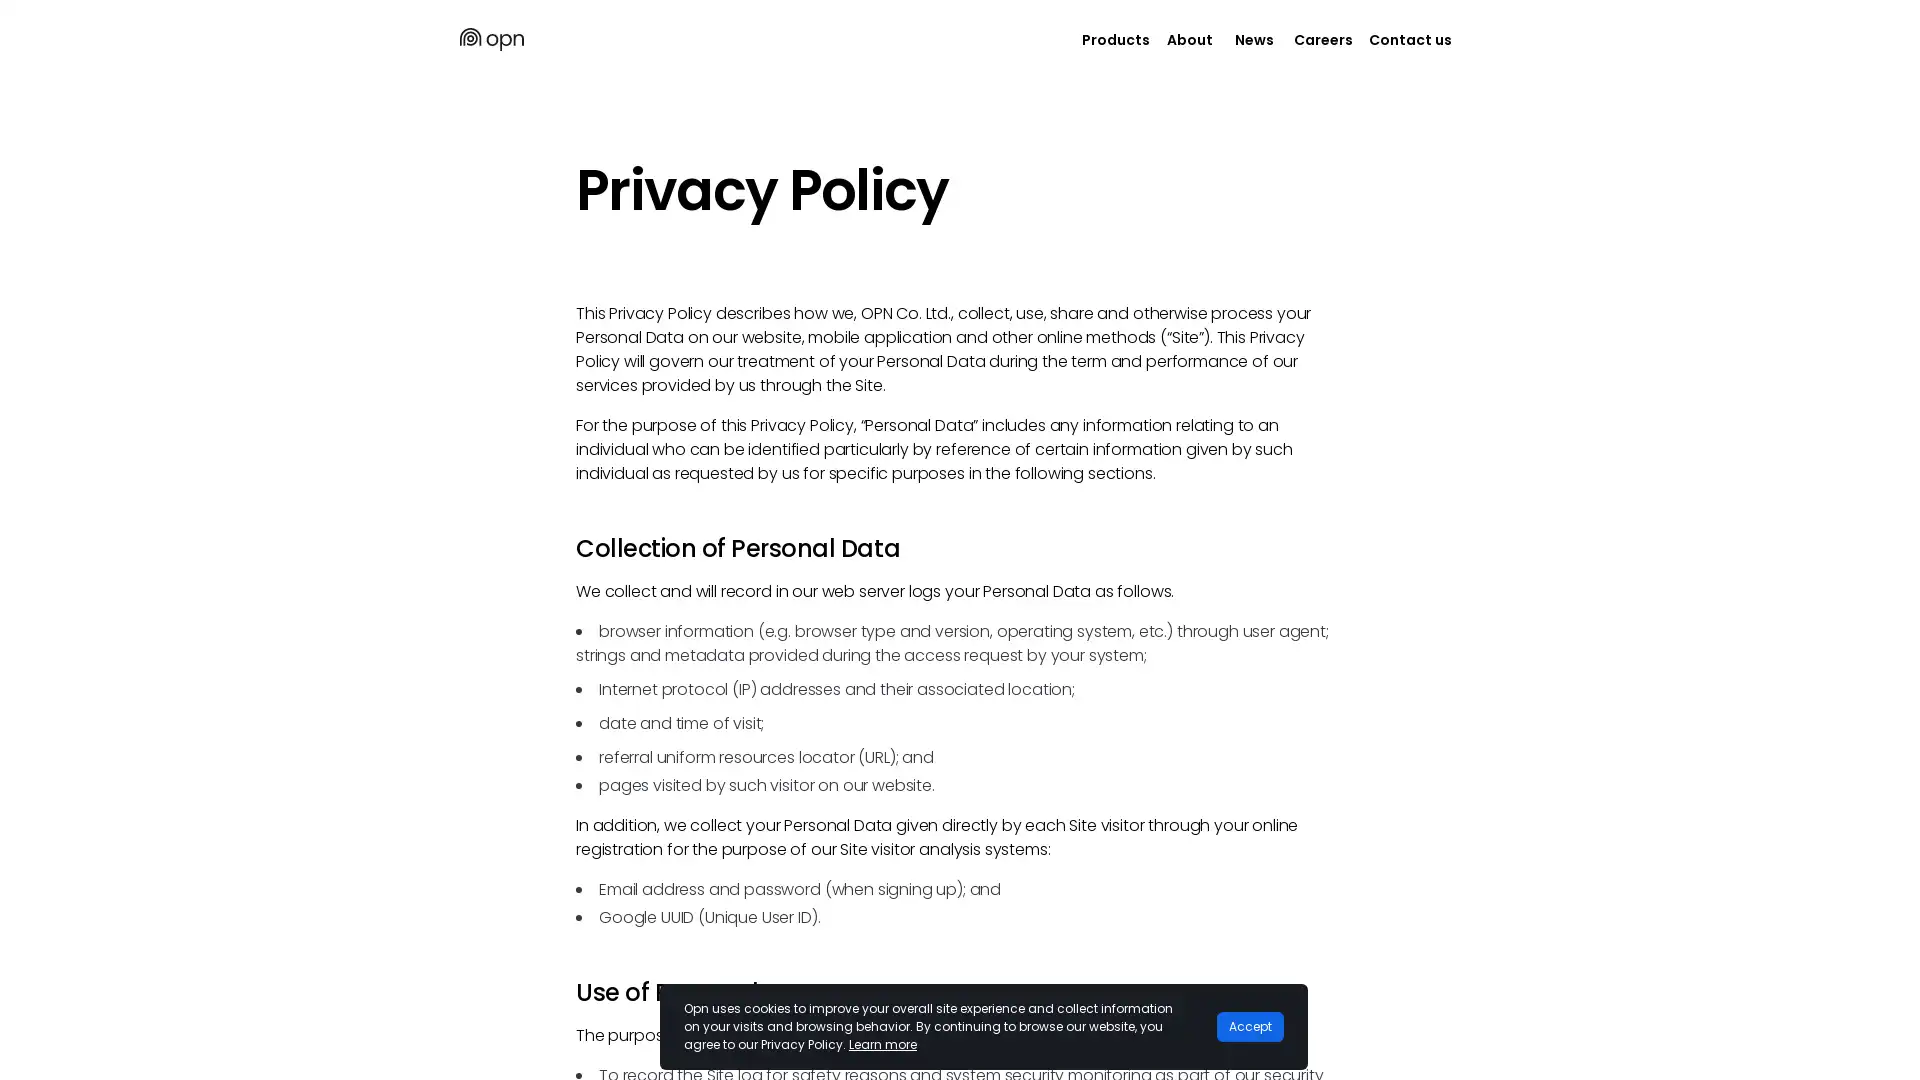  What do you see at coordinates (1323, 39) in the screenshot?
I see `Careers` at bounding box center [1323, 39].